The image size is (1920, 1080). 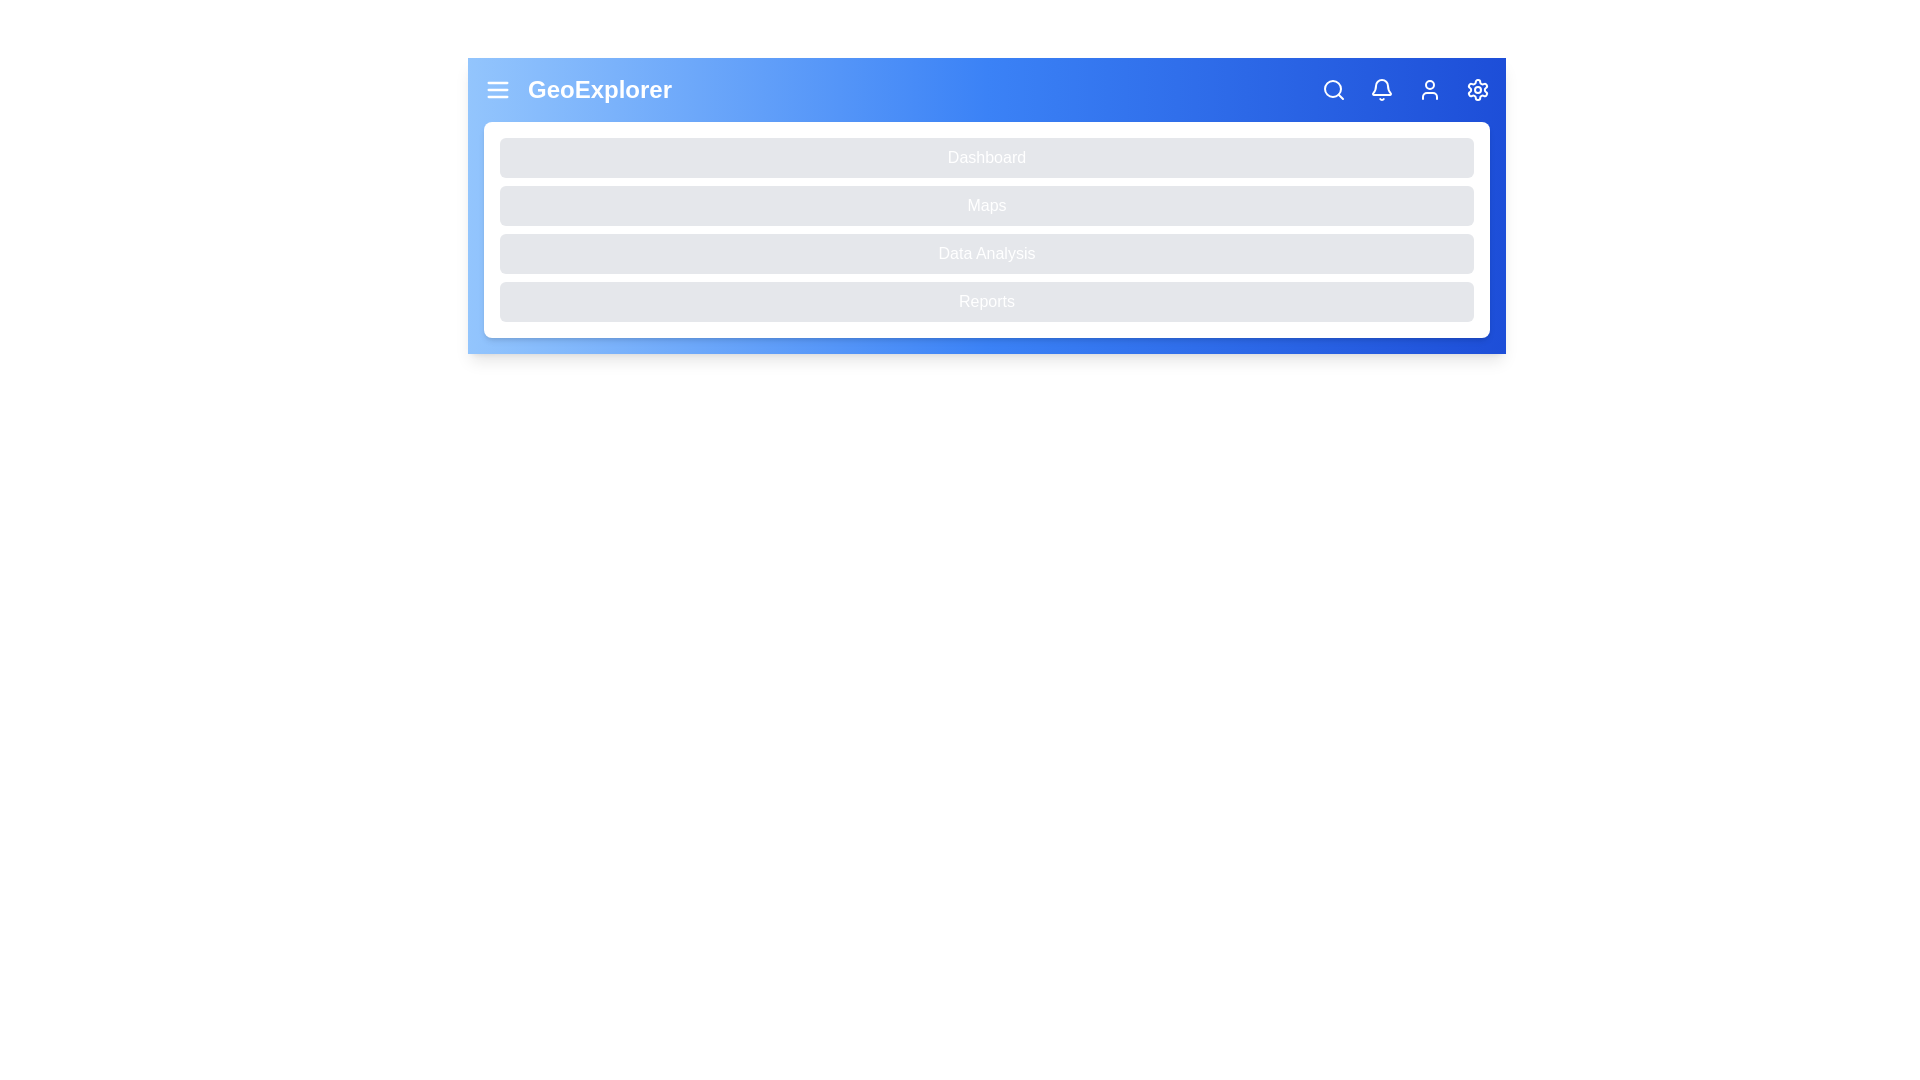 What do you see at coordinates (987, 253) in the screenshot?
I see `the menu item labeled Data Analysis to navigate to the corresponding section` at bounding box center [987, 253].